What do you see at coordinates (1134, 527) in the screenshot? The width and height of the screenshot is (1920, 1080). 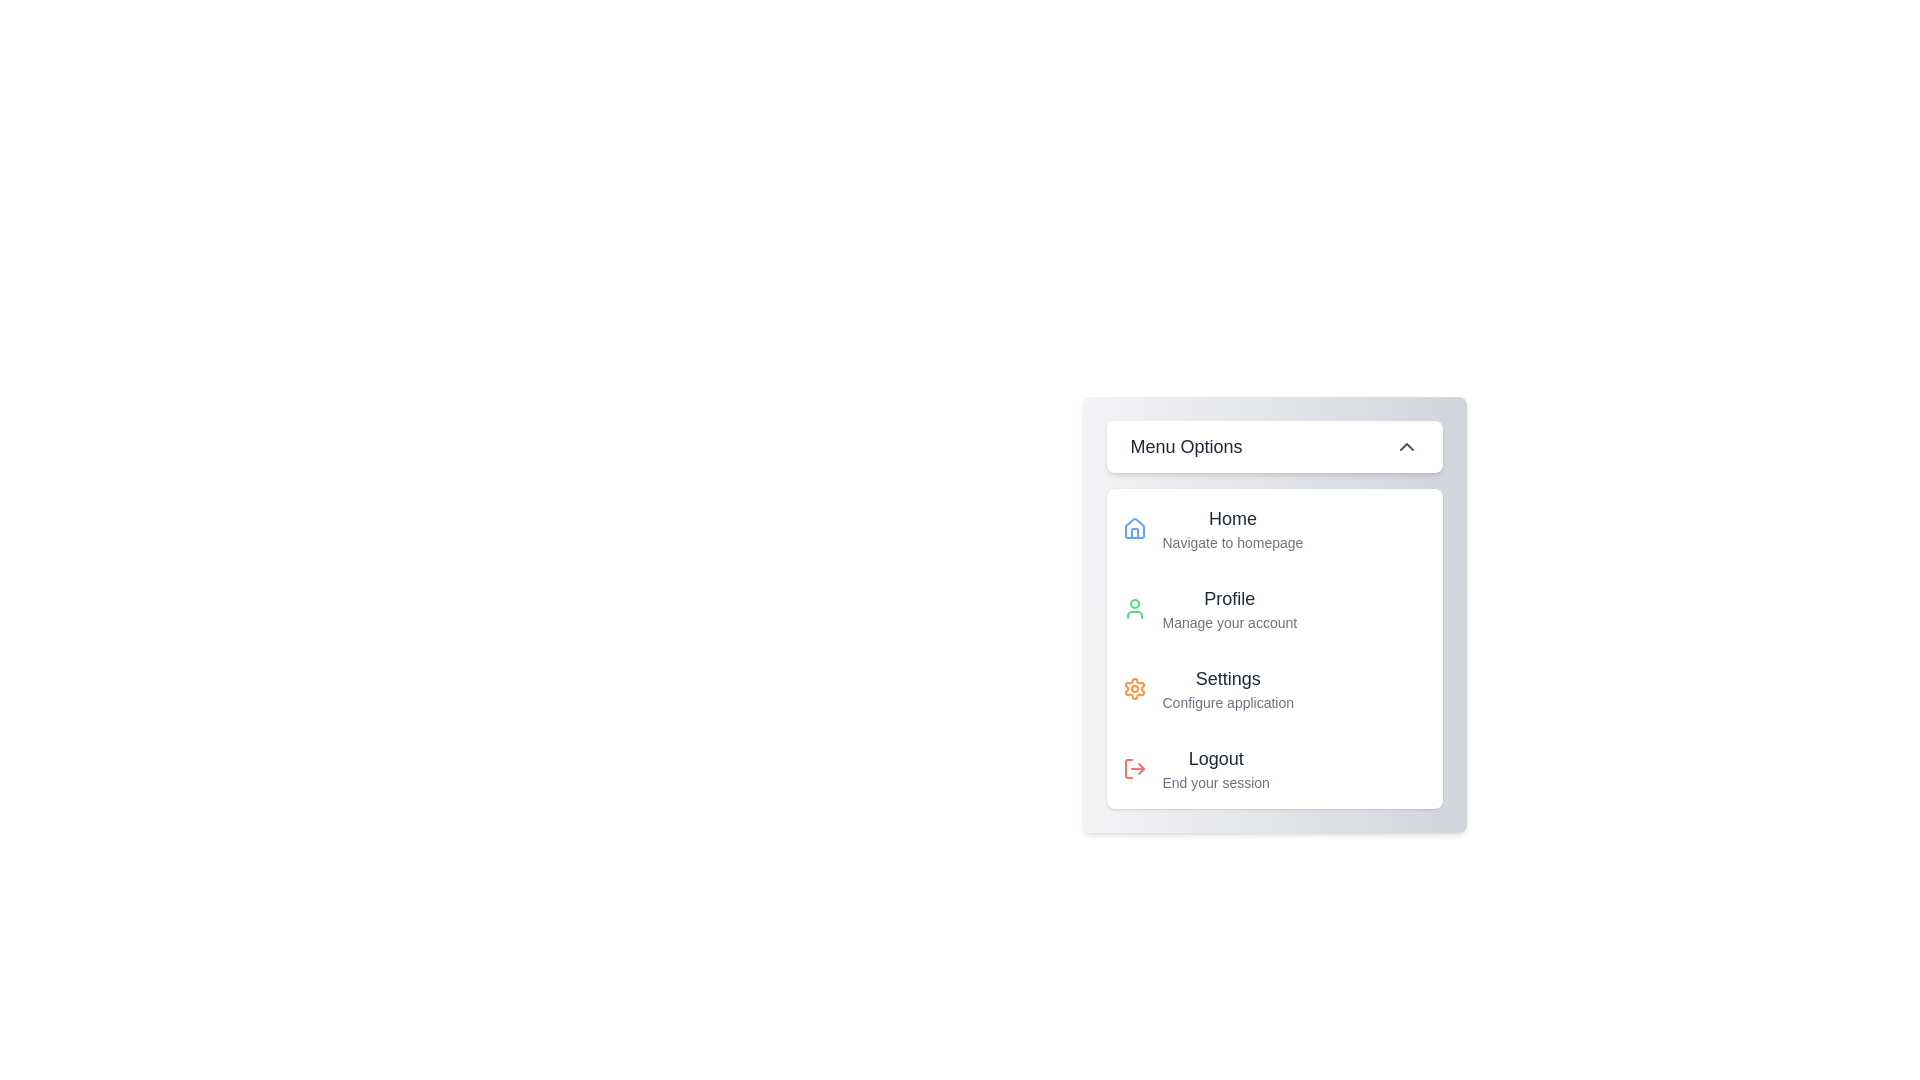 I see `the house-shaped icon, which is styled in a blue tone and located near the top of the menu interface, to the left of the 'Home' text label` at bounding box center [1134, 527].